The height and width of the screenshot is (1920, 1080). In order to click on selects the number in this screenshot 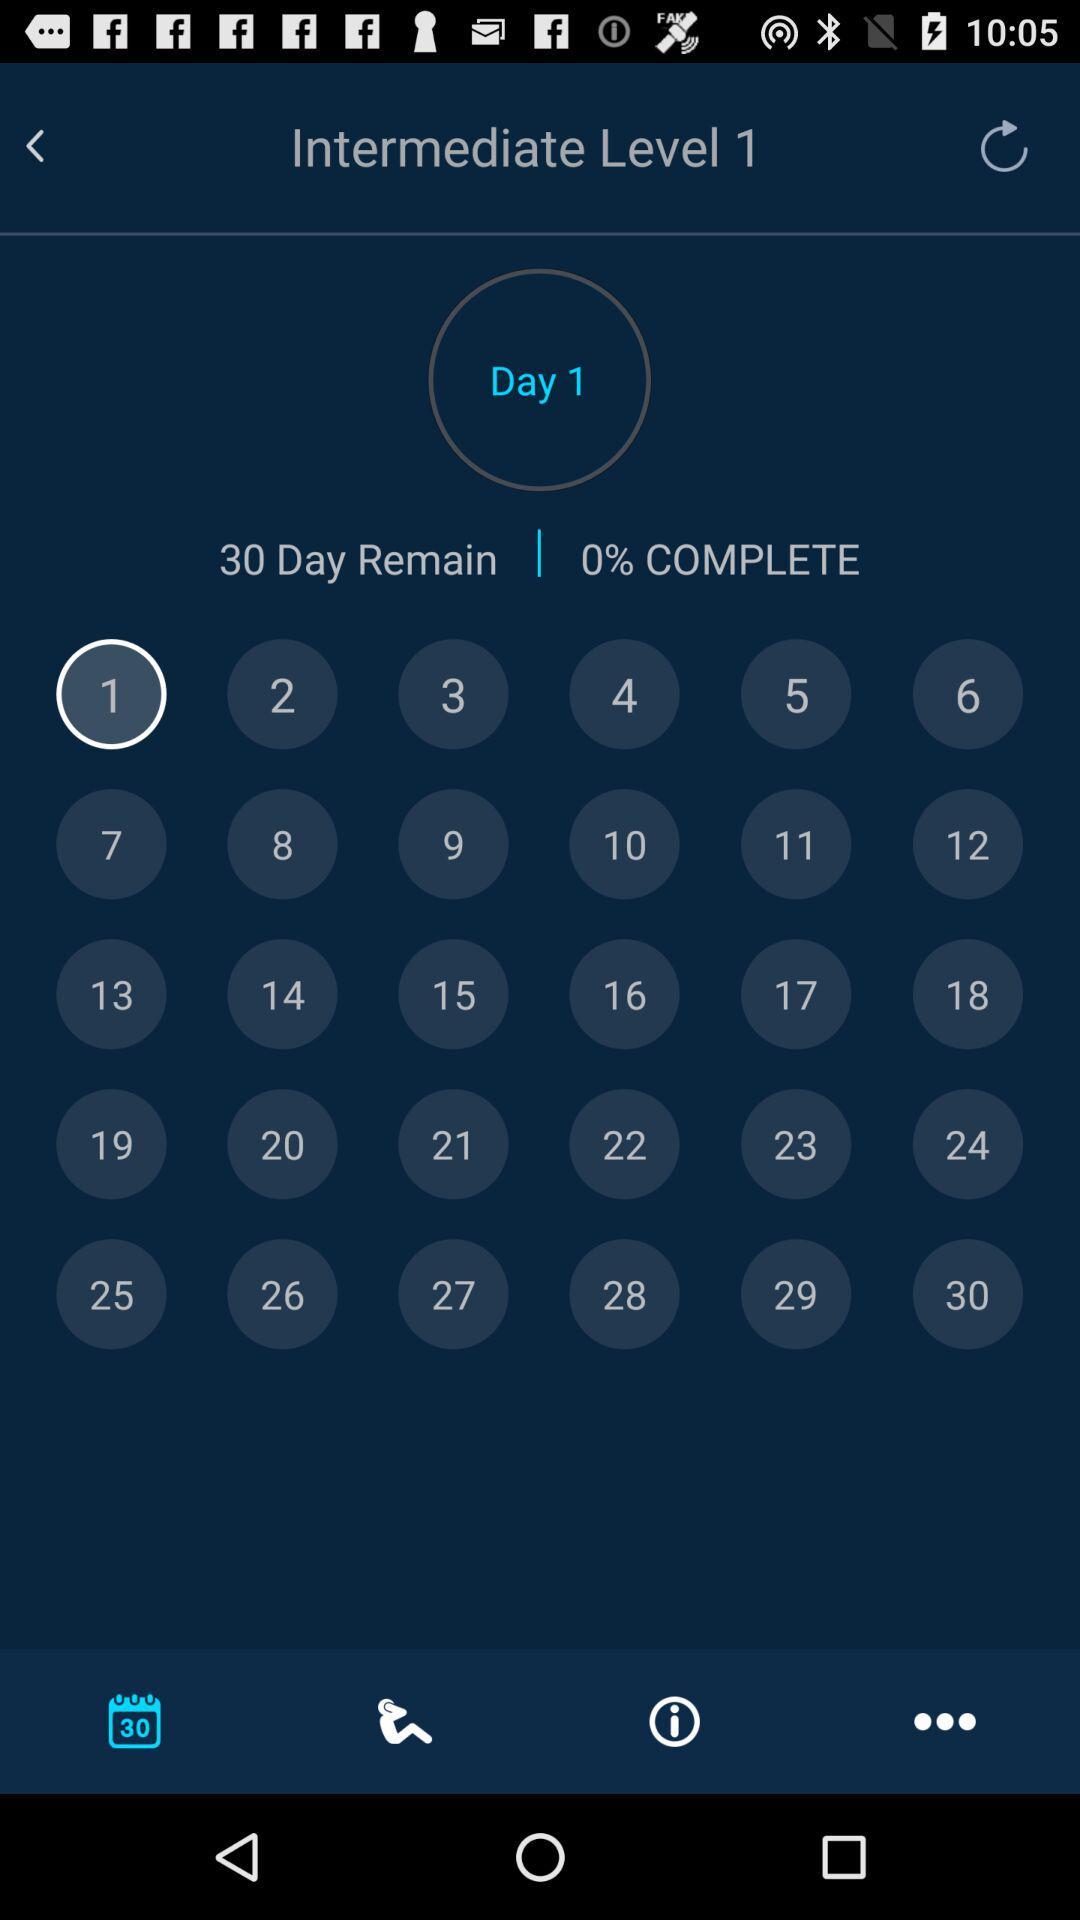, I will do `click(282, 1144)`.